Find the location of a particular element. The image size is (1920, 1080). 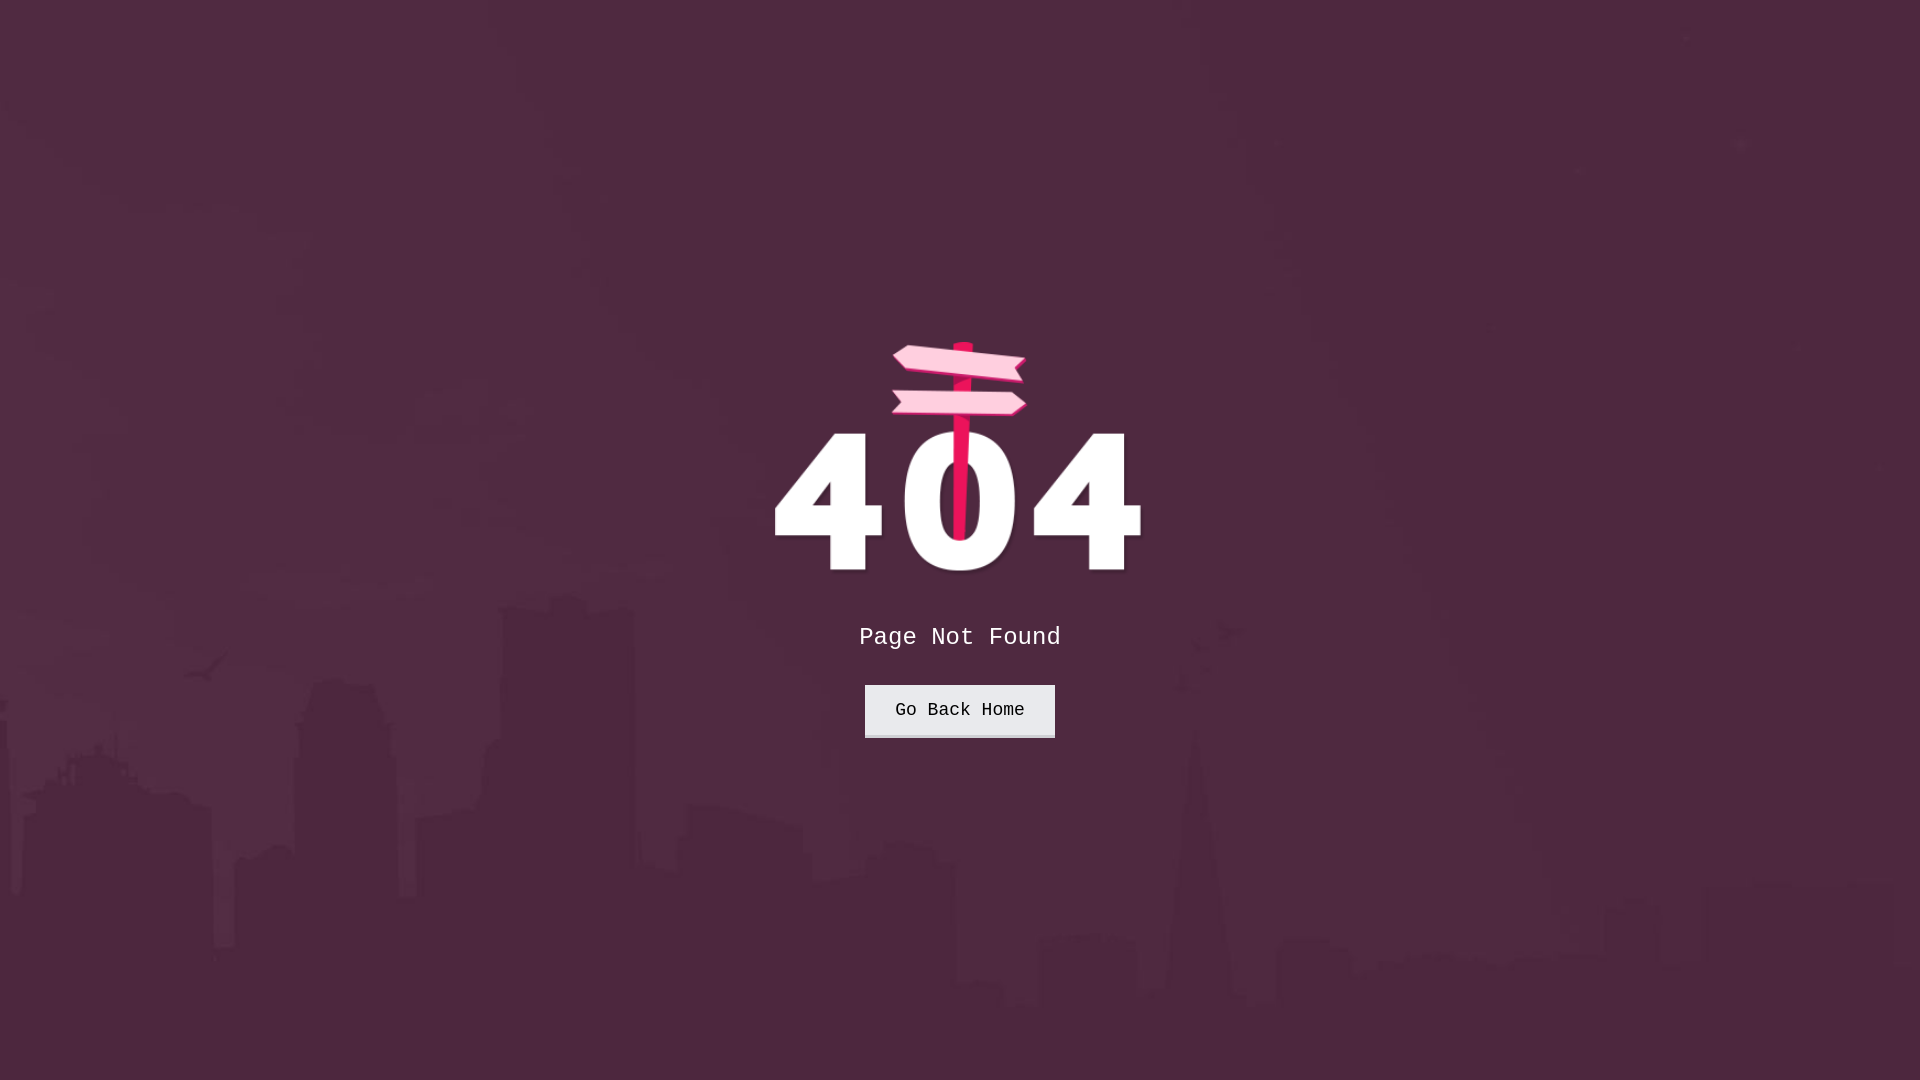

'Go Back Home' is located at coordinates (960, 710).